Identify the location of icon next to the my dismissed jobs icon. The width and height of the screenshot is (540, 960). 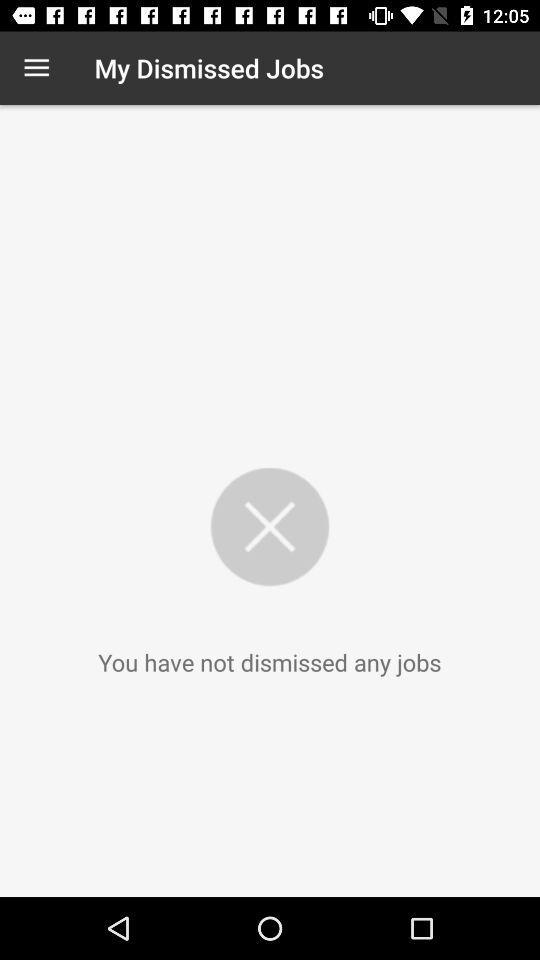
(36, 68).